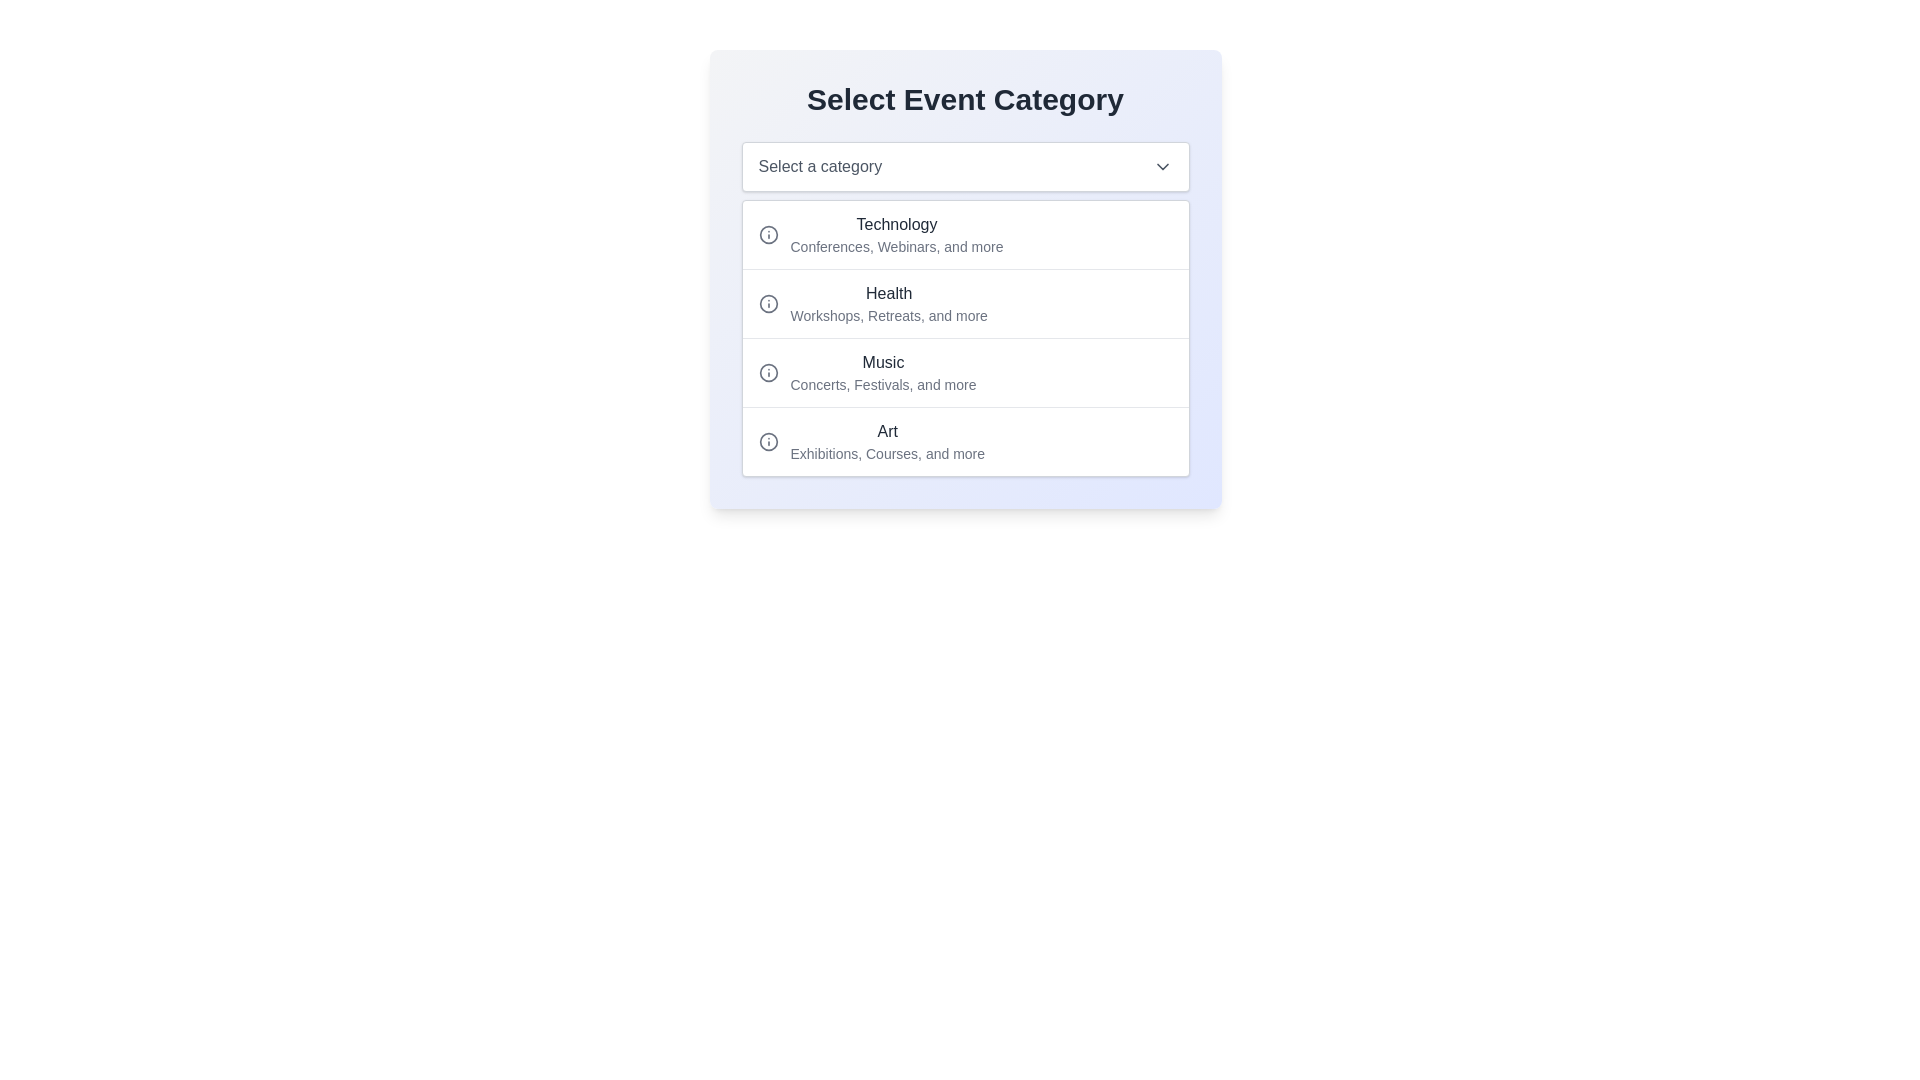 Image resolution: width=1920 pixels, height=1080 pixels. Describe the element at coordinates (882, 385) in the screenshot. I see `text label that provides additional context for the 'Music' category, located in the third row of a vertical list directly below the 'Music' text` at that location.